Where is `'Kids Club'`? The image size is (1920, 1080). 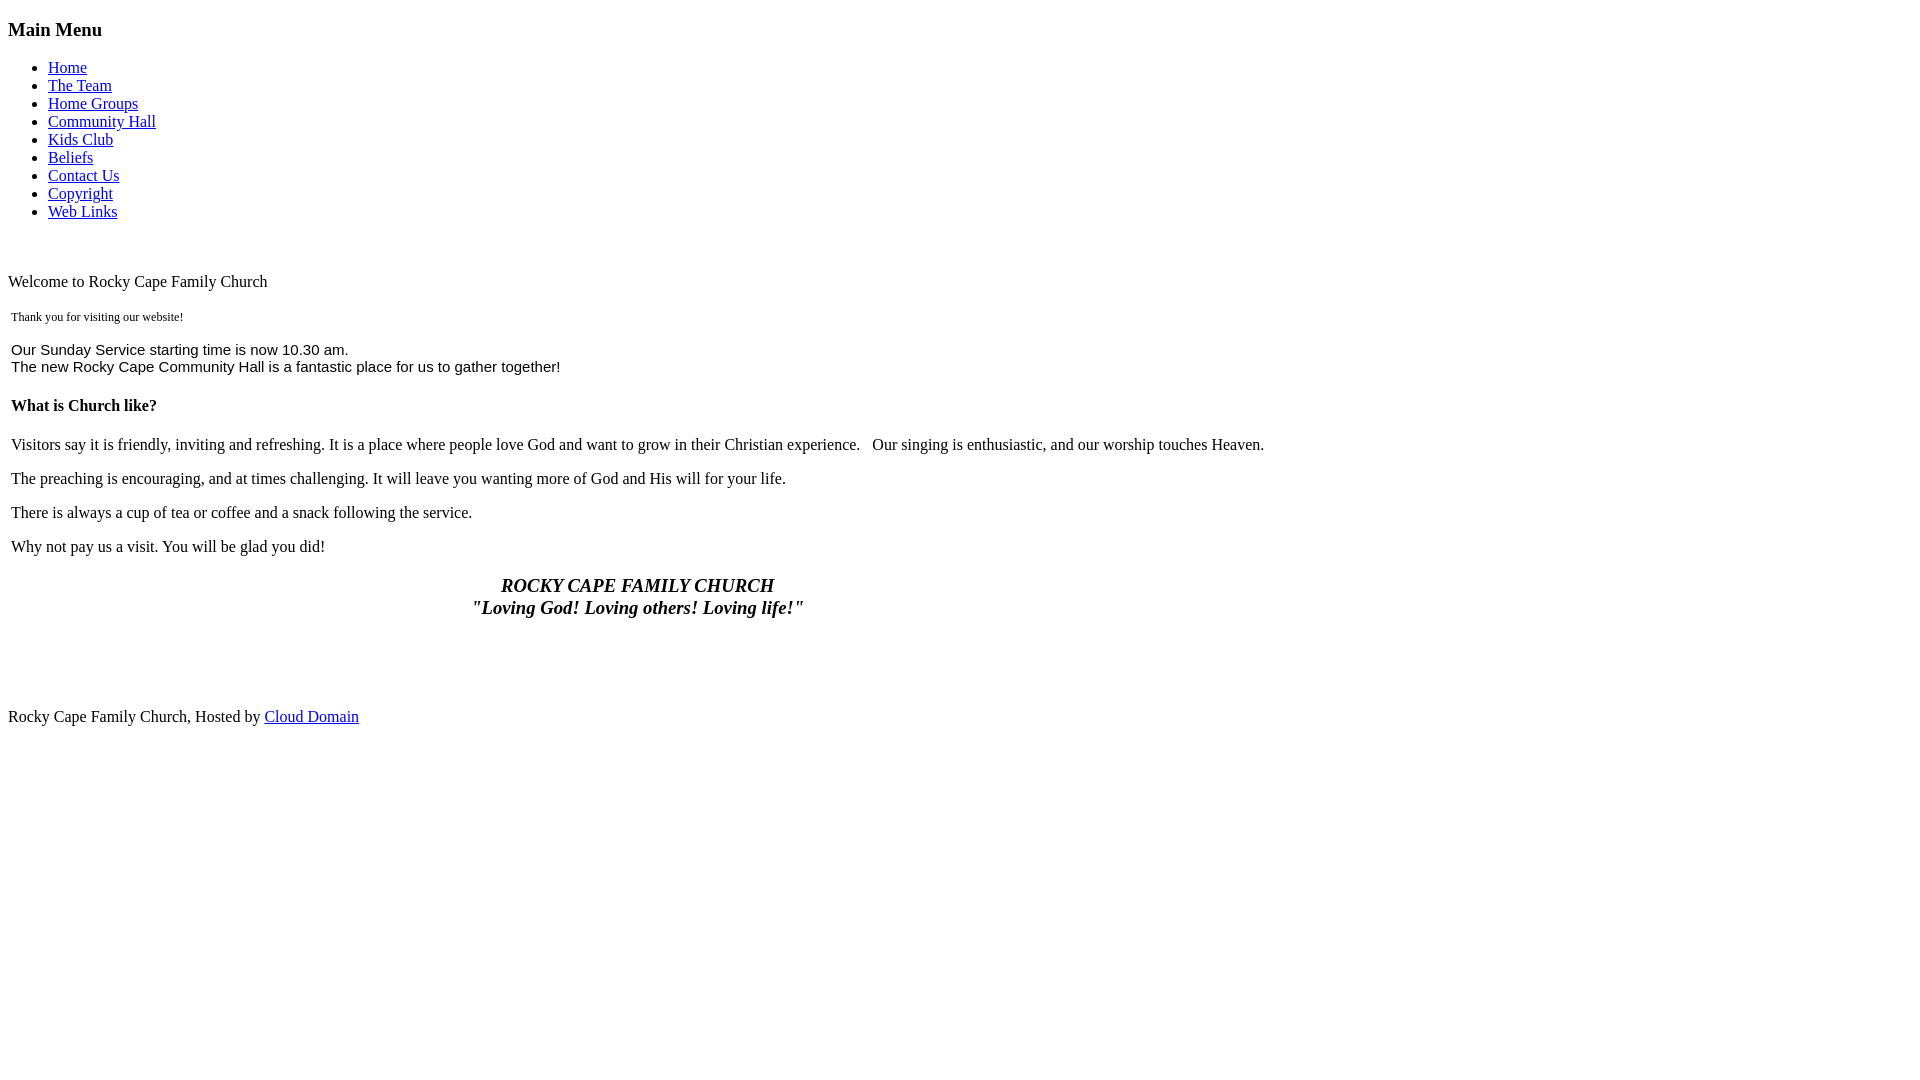 'Kids Club' is located at coordinates (80, 138).